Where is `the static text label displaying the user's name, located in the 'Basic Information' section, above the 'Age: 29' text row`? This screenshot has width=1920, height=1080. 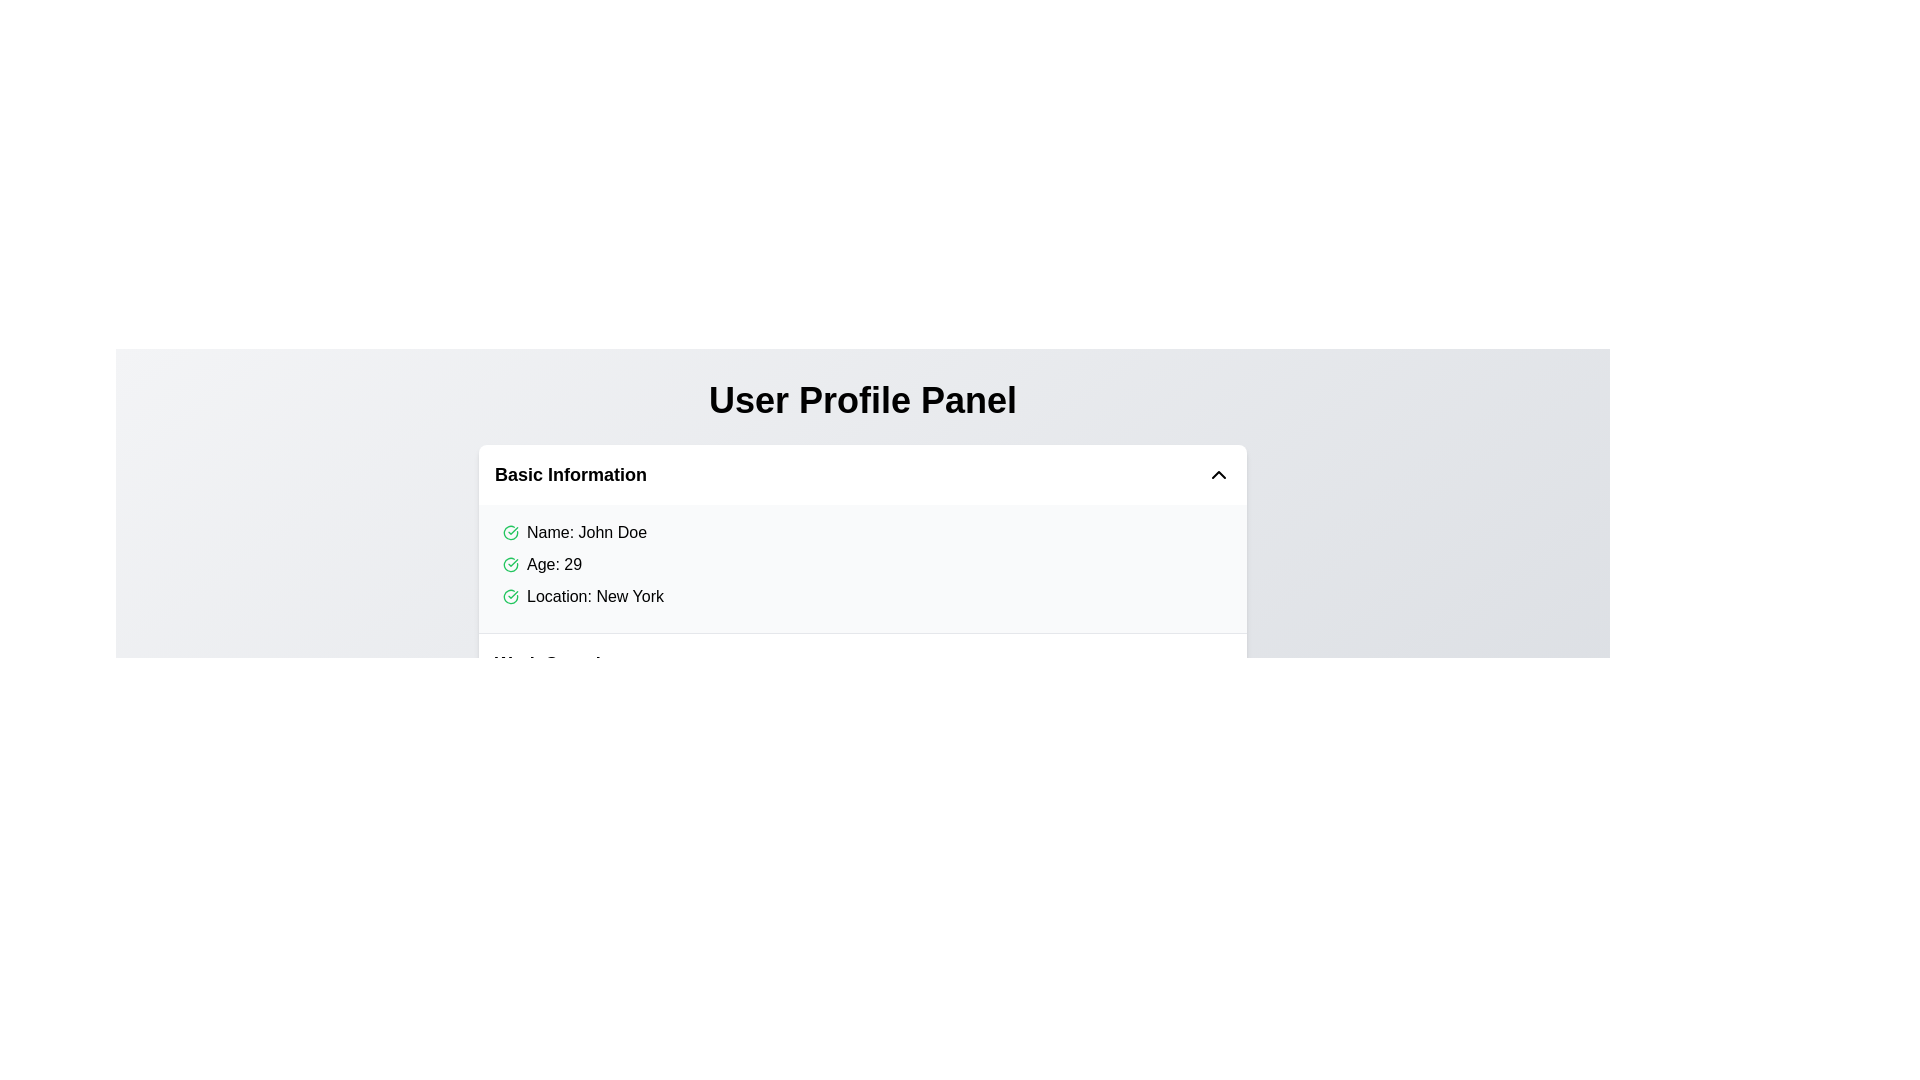 the static text label displaying the user's name, located in the 'Basic Information' section, above the 'Age: 29' text row is located at coordinates (585, 531).